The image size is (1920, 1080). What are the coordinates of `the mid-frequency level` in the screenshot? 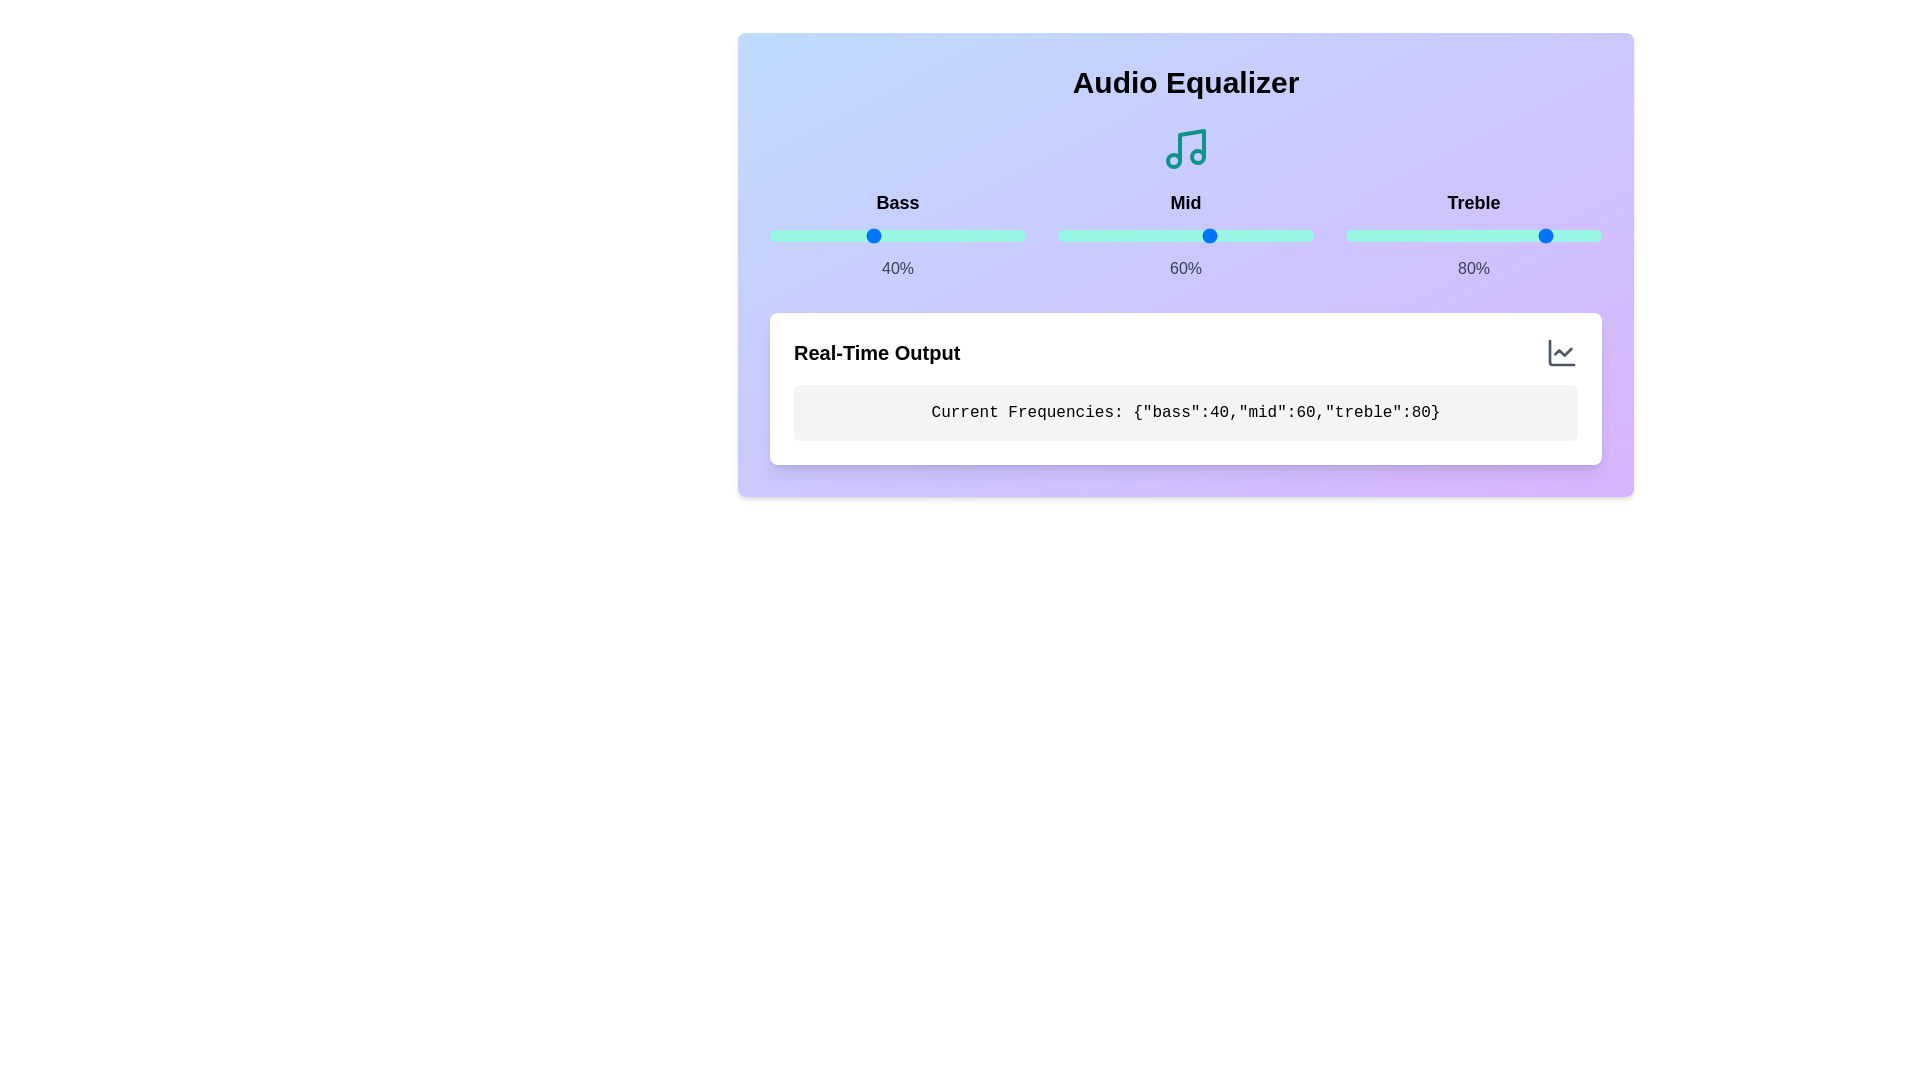 It's located at (1225, 234).